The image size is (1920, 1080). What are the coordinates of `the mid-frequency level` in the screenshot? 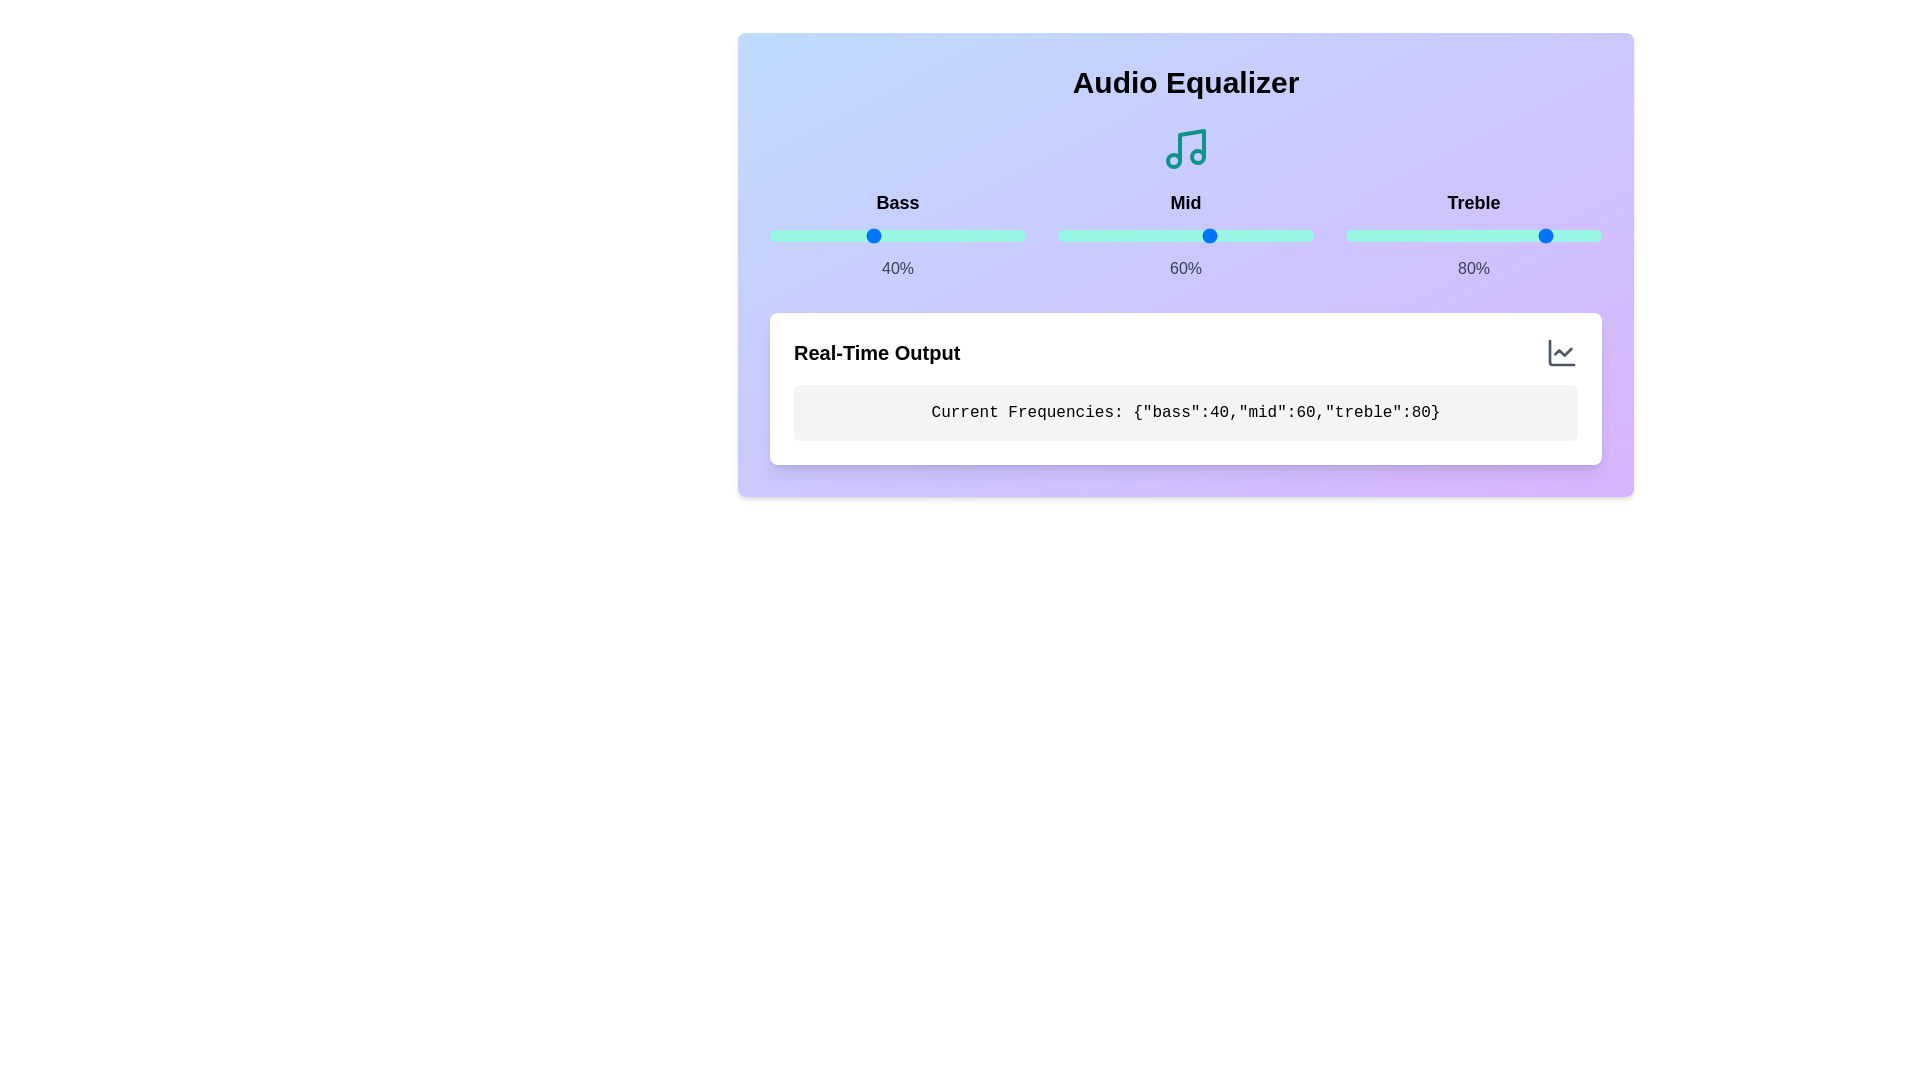 It's located at (1225, 234).